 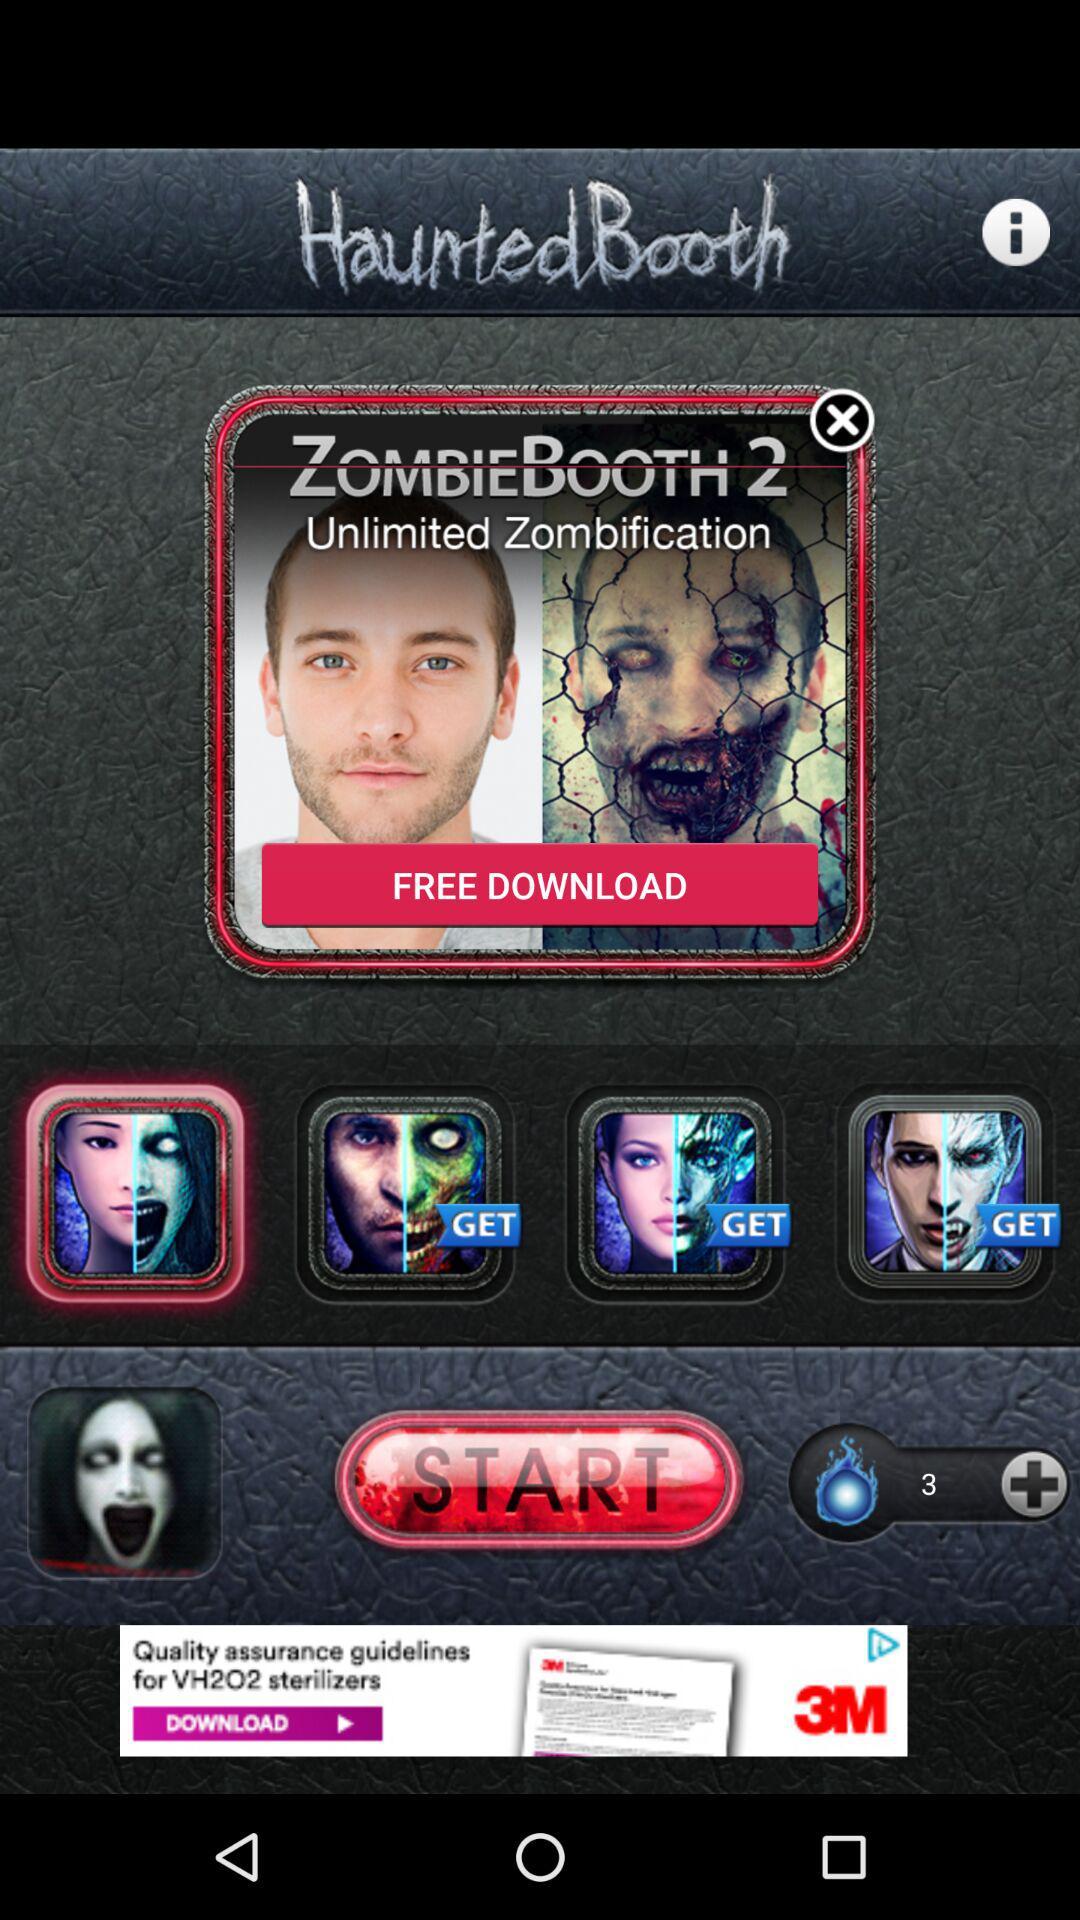 I want to click on the info icon, so click(x=1016, y=247).